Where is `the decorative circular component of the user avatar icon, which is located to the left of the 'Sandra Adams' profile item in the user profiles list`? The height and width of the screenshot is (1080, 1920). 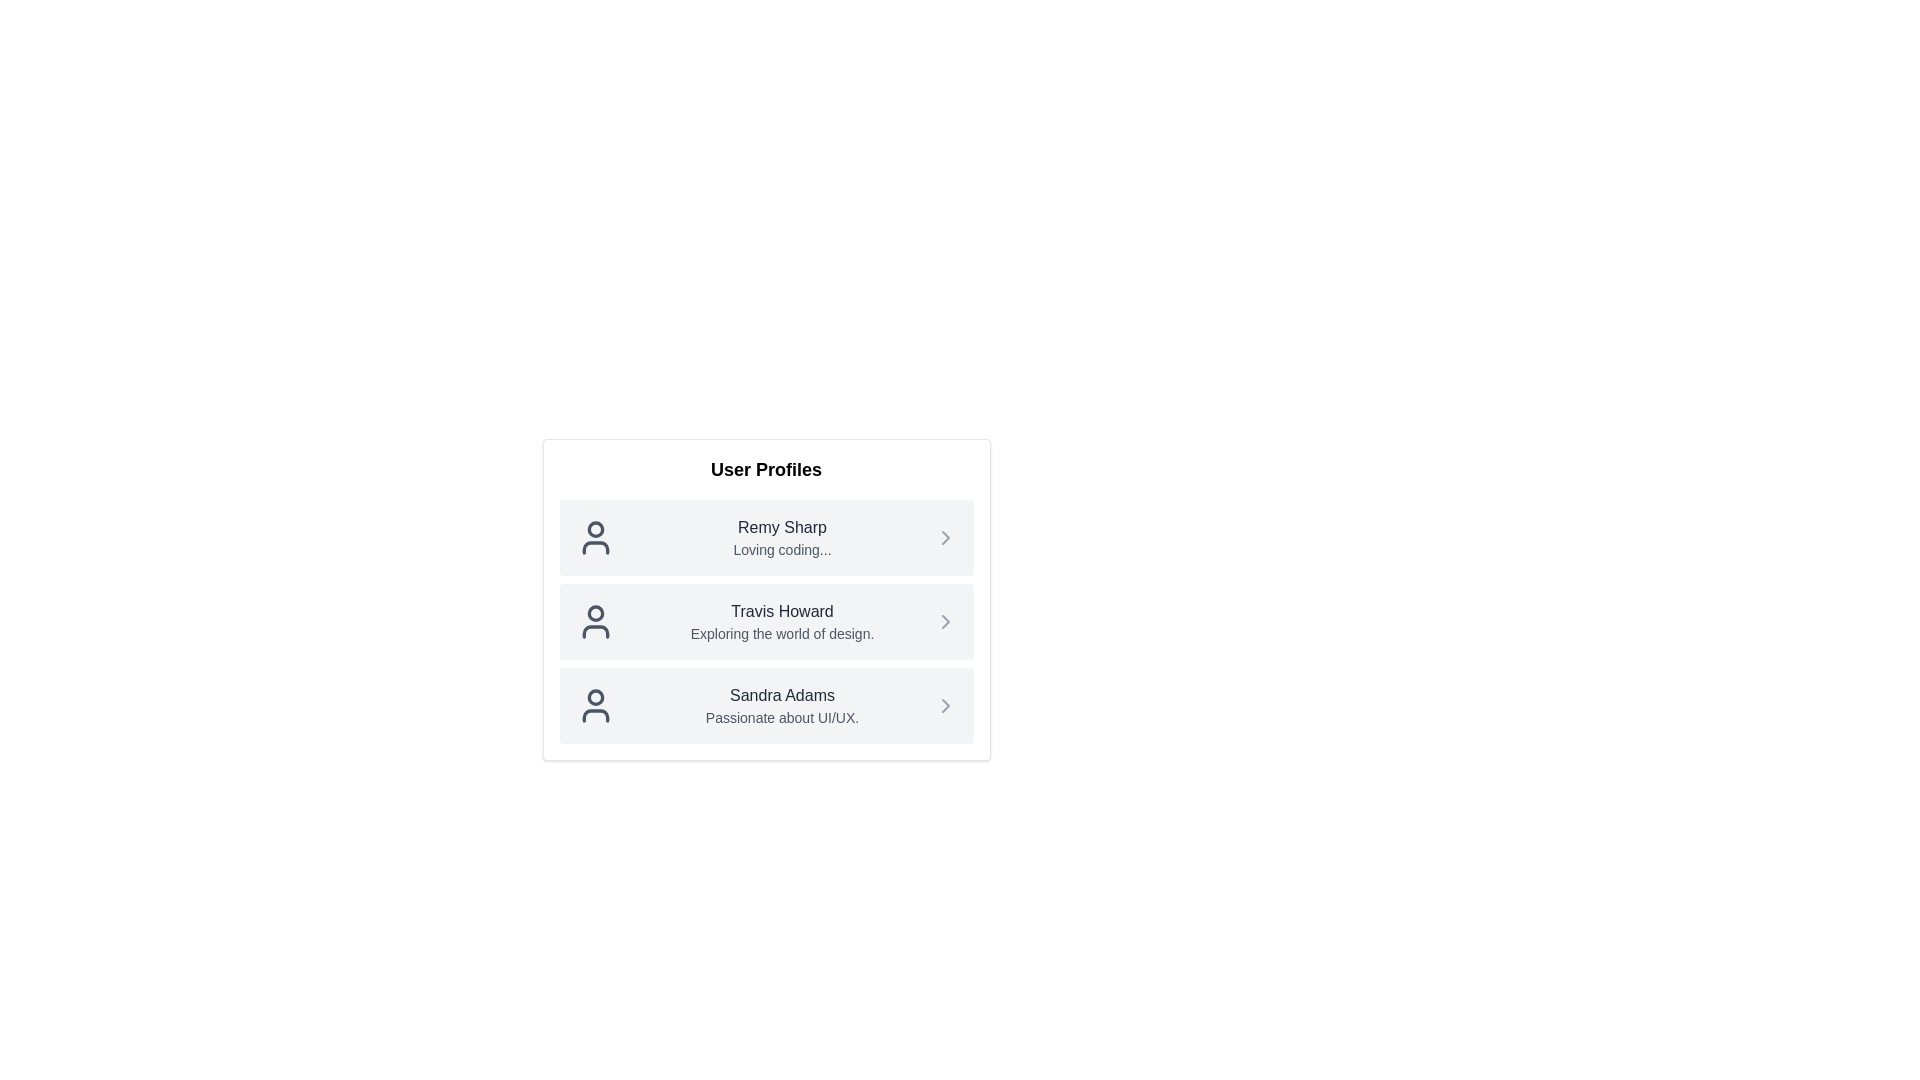 the decorative circular component of the user avatar icon, which is located to the left of the 'Sandra Adams' profile item in the user profiles list is located at coordinates (594, 696).